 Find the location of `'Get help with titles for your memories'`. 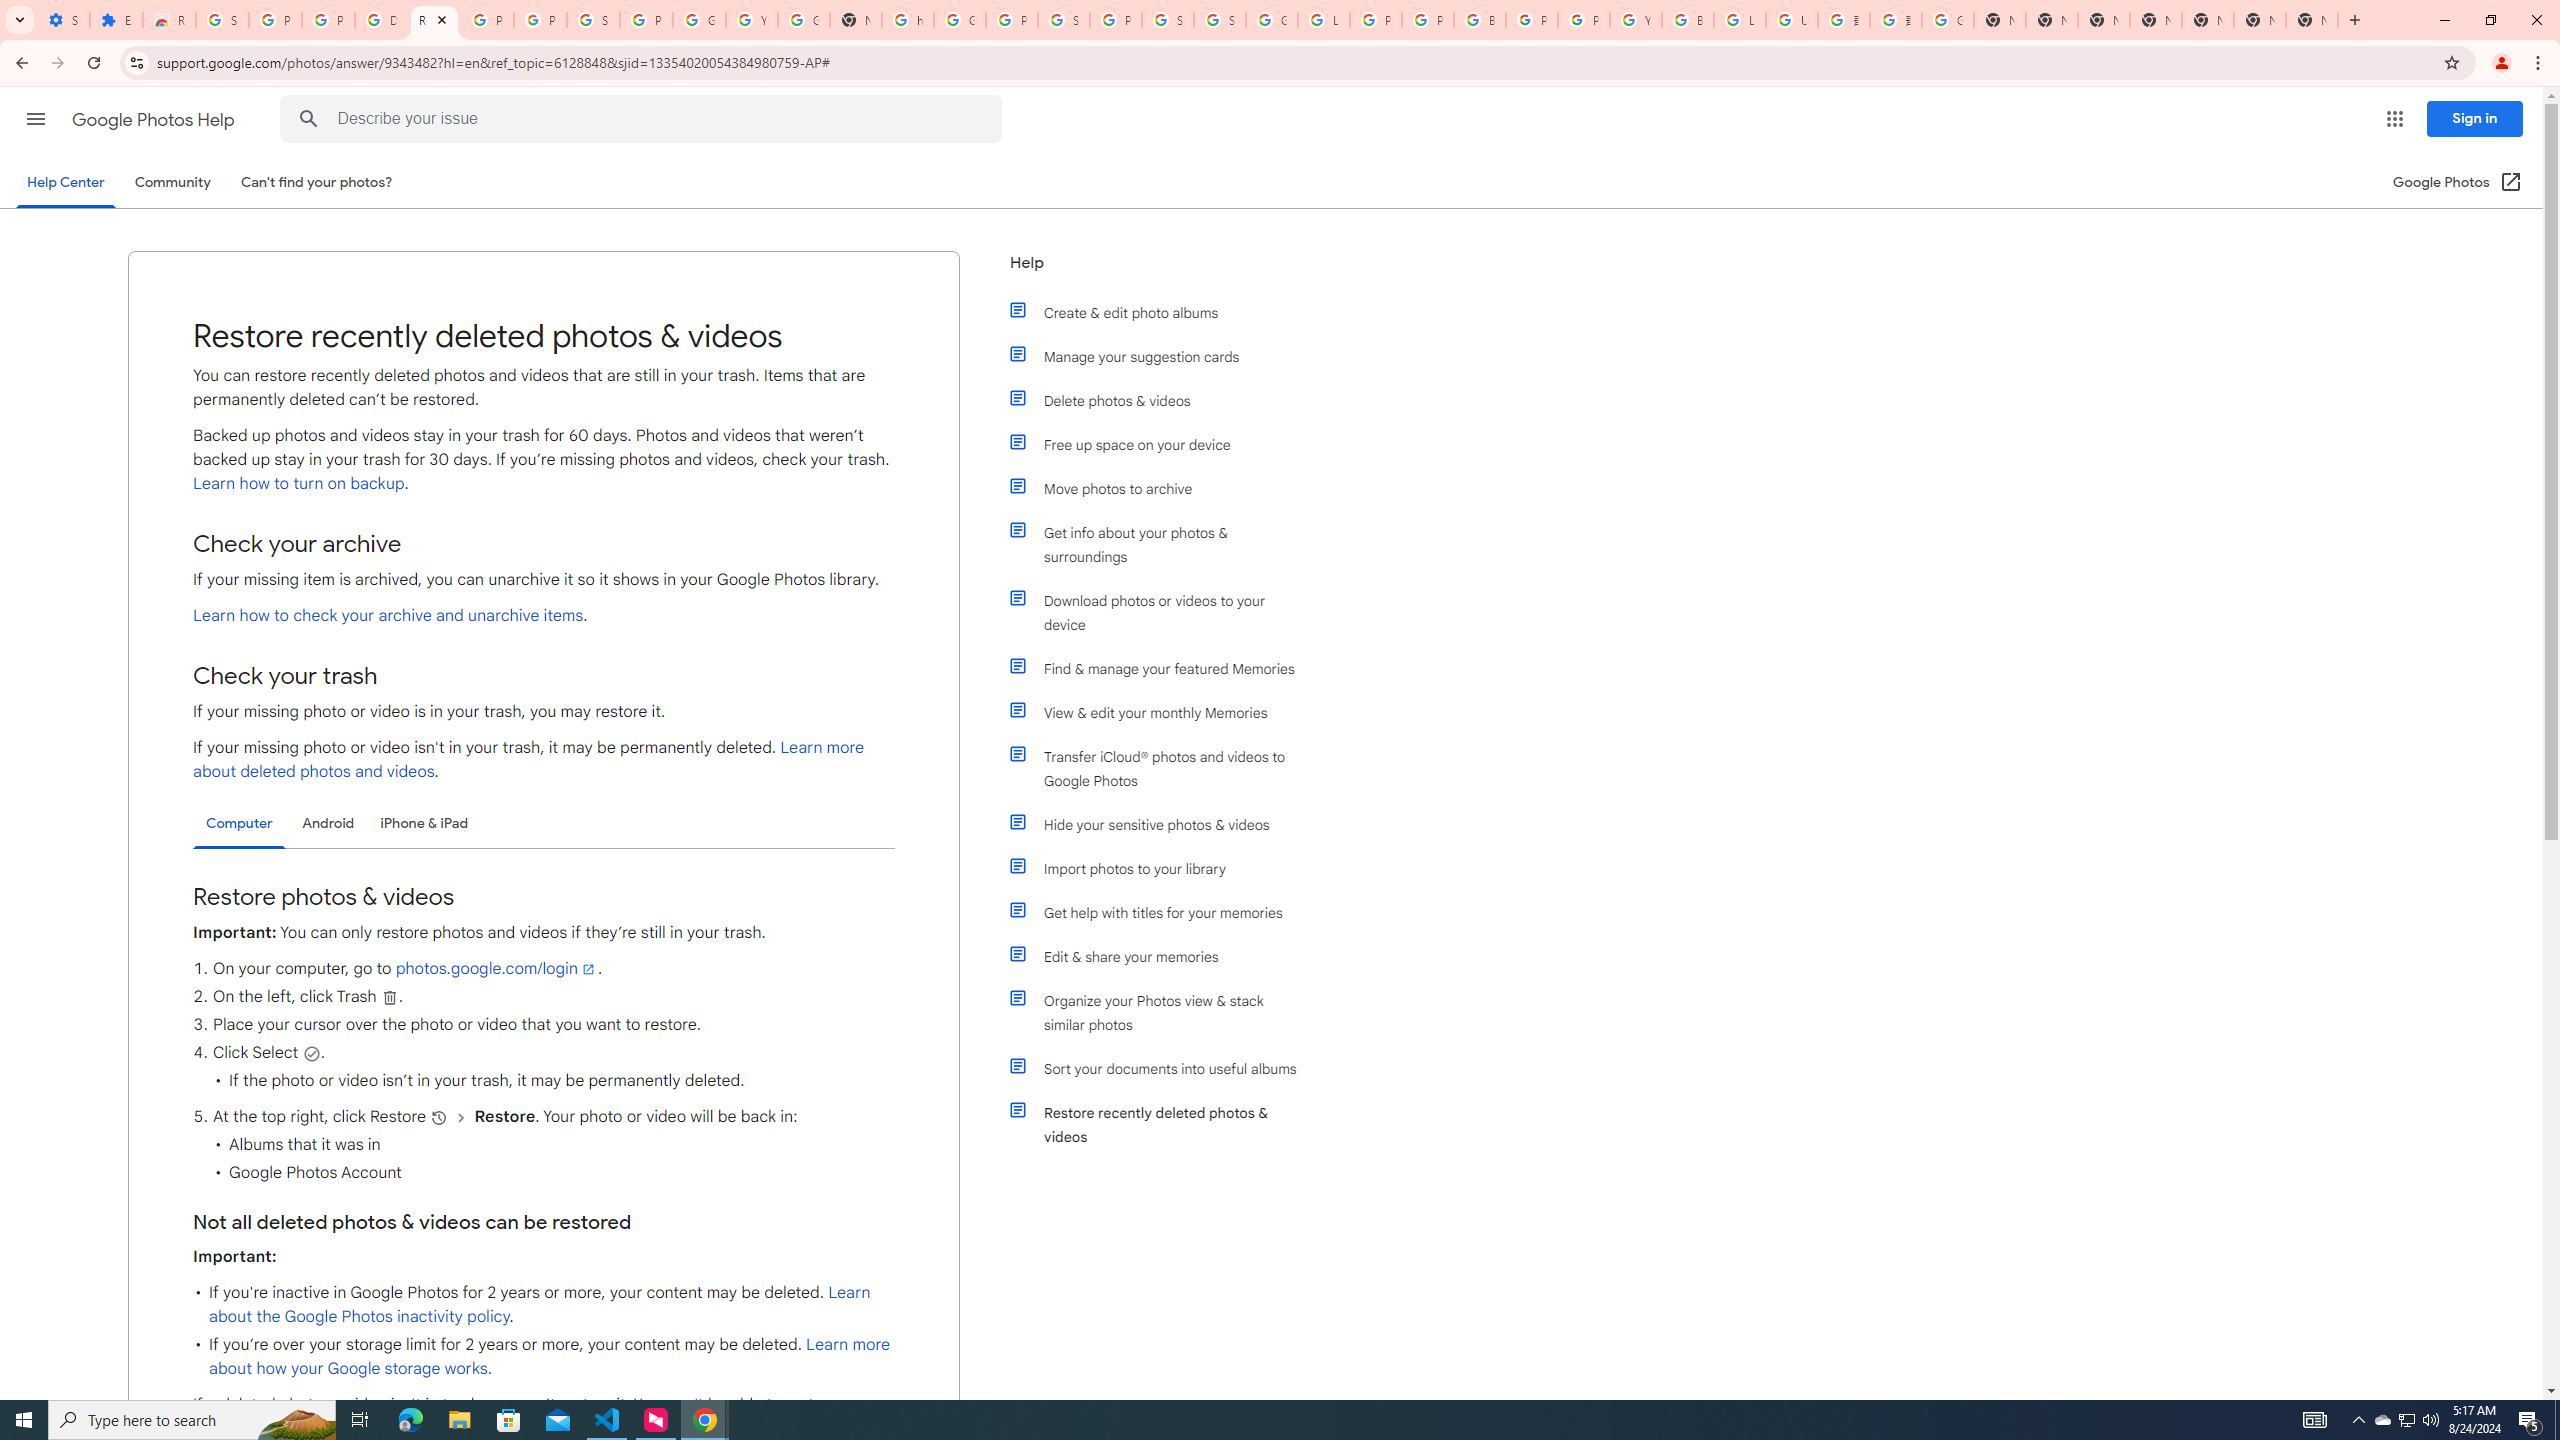

'Get help with titles for your memories' is located at coordinates (1162, 911).